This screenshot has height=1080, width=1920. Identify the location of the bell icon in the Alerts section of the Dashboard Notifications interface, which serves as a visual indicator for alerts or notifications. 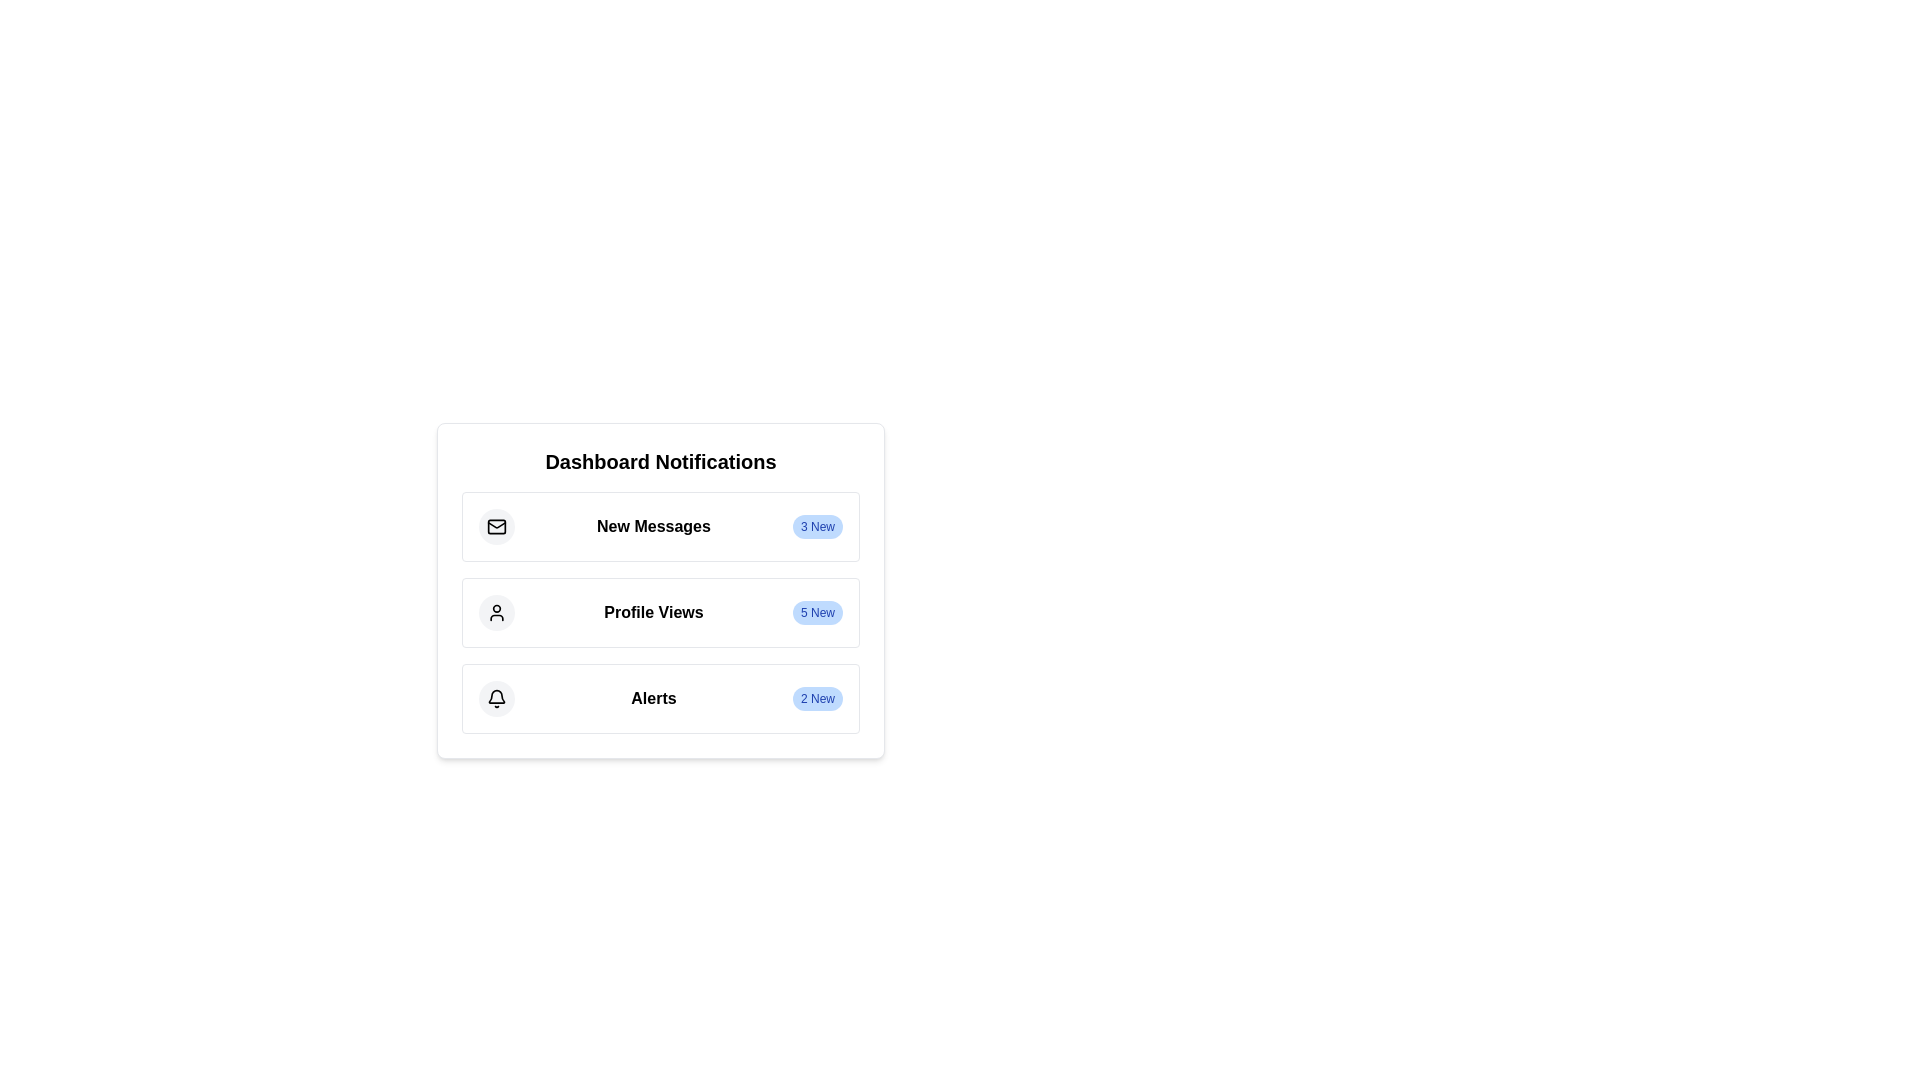
(497, 697).